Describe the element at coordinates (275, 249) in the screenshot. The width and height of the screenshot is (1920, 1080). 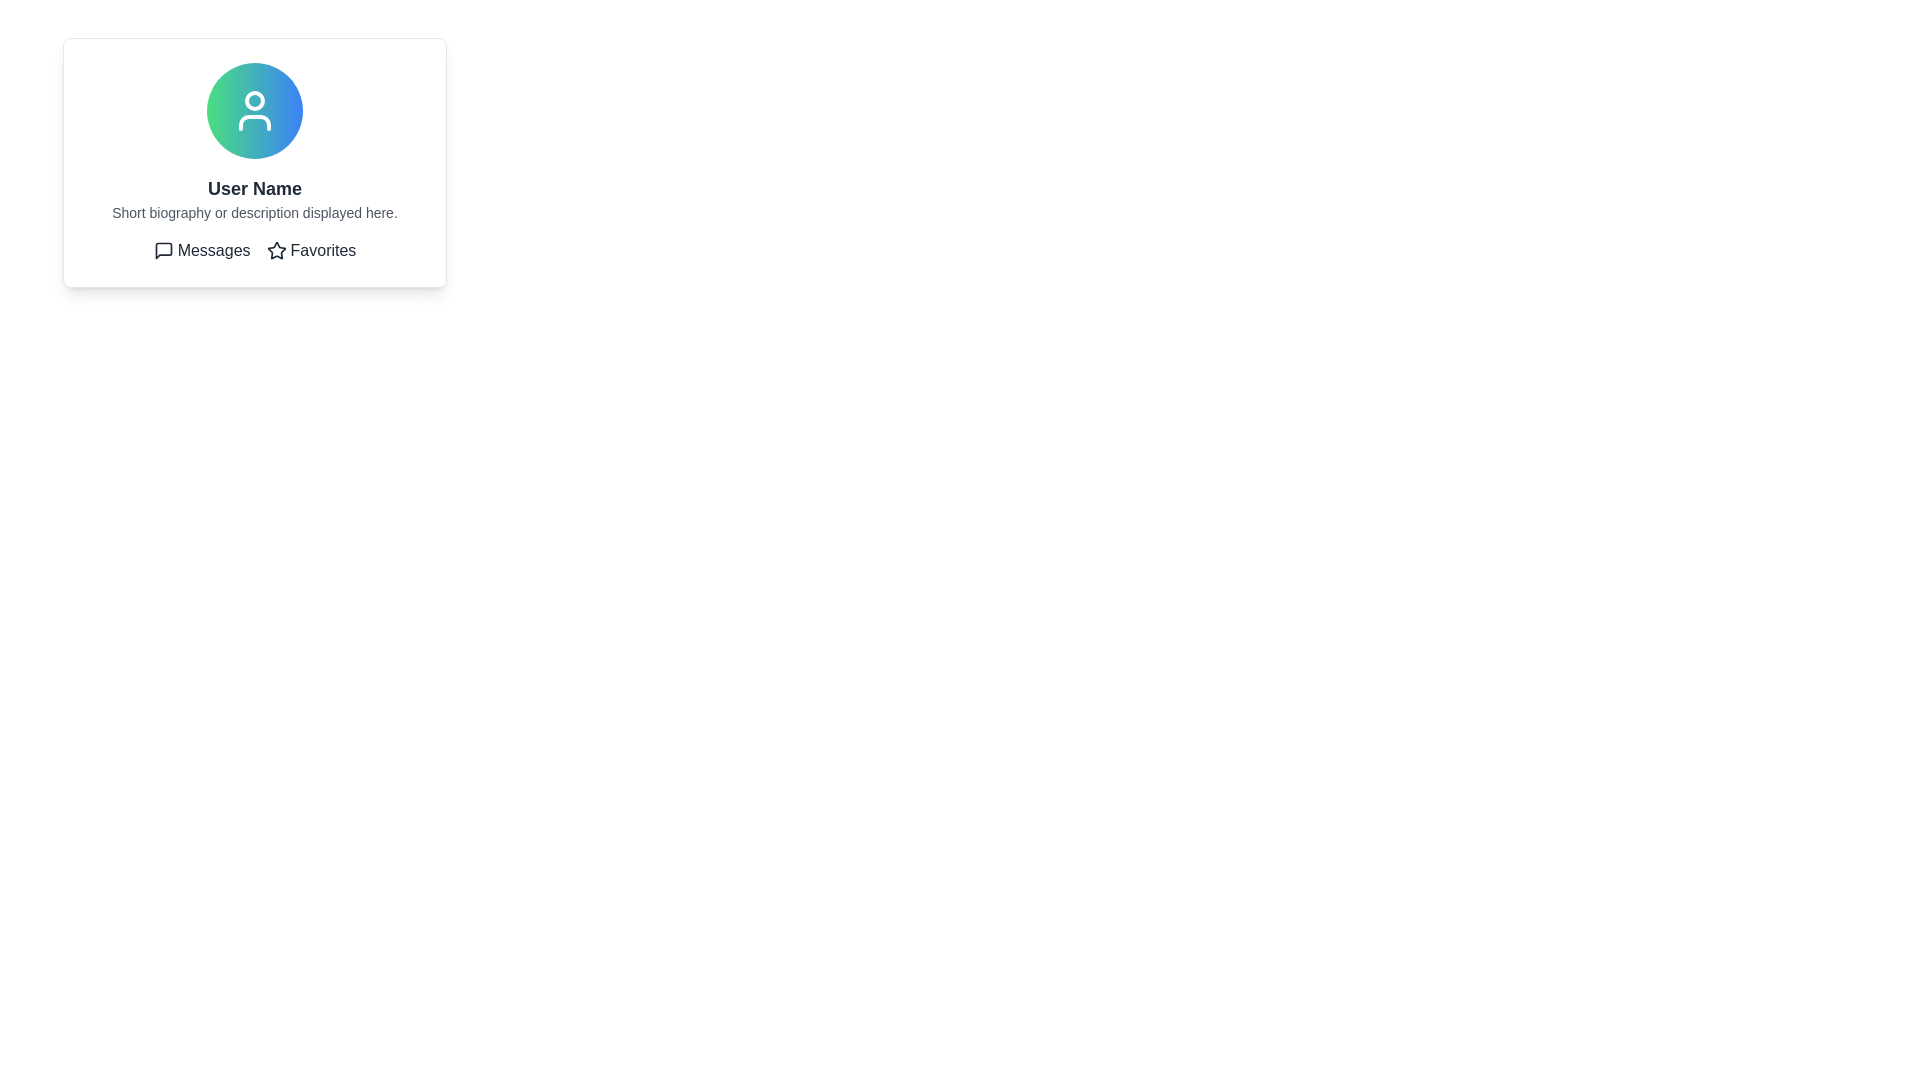
I see `the star icon with a hollow center and bold outline, located to the right of the 'Messages' label and above the 'Favorites' label in the user profile card section` at that location.